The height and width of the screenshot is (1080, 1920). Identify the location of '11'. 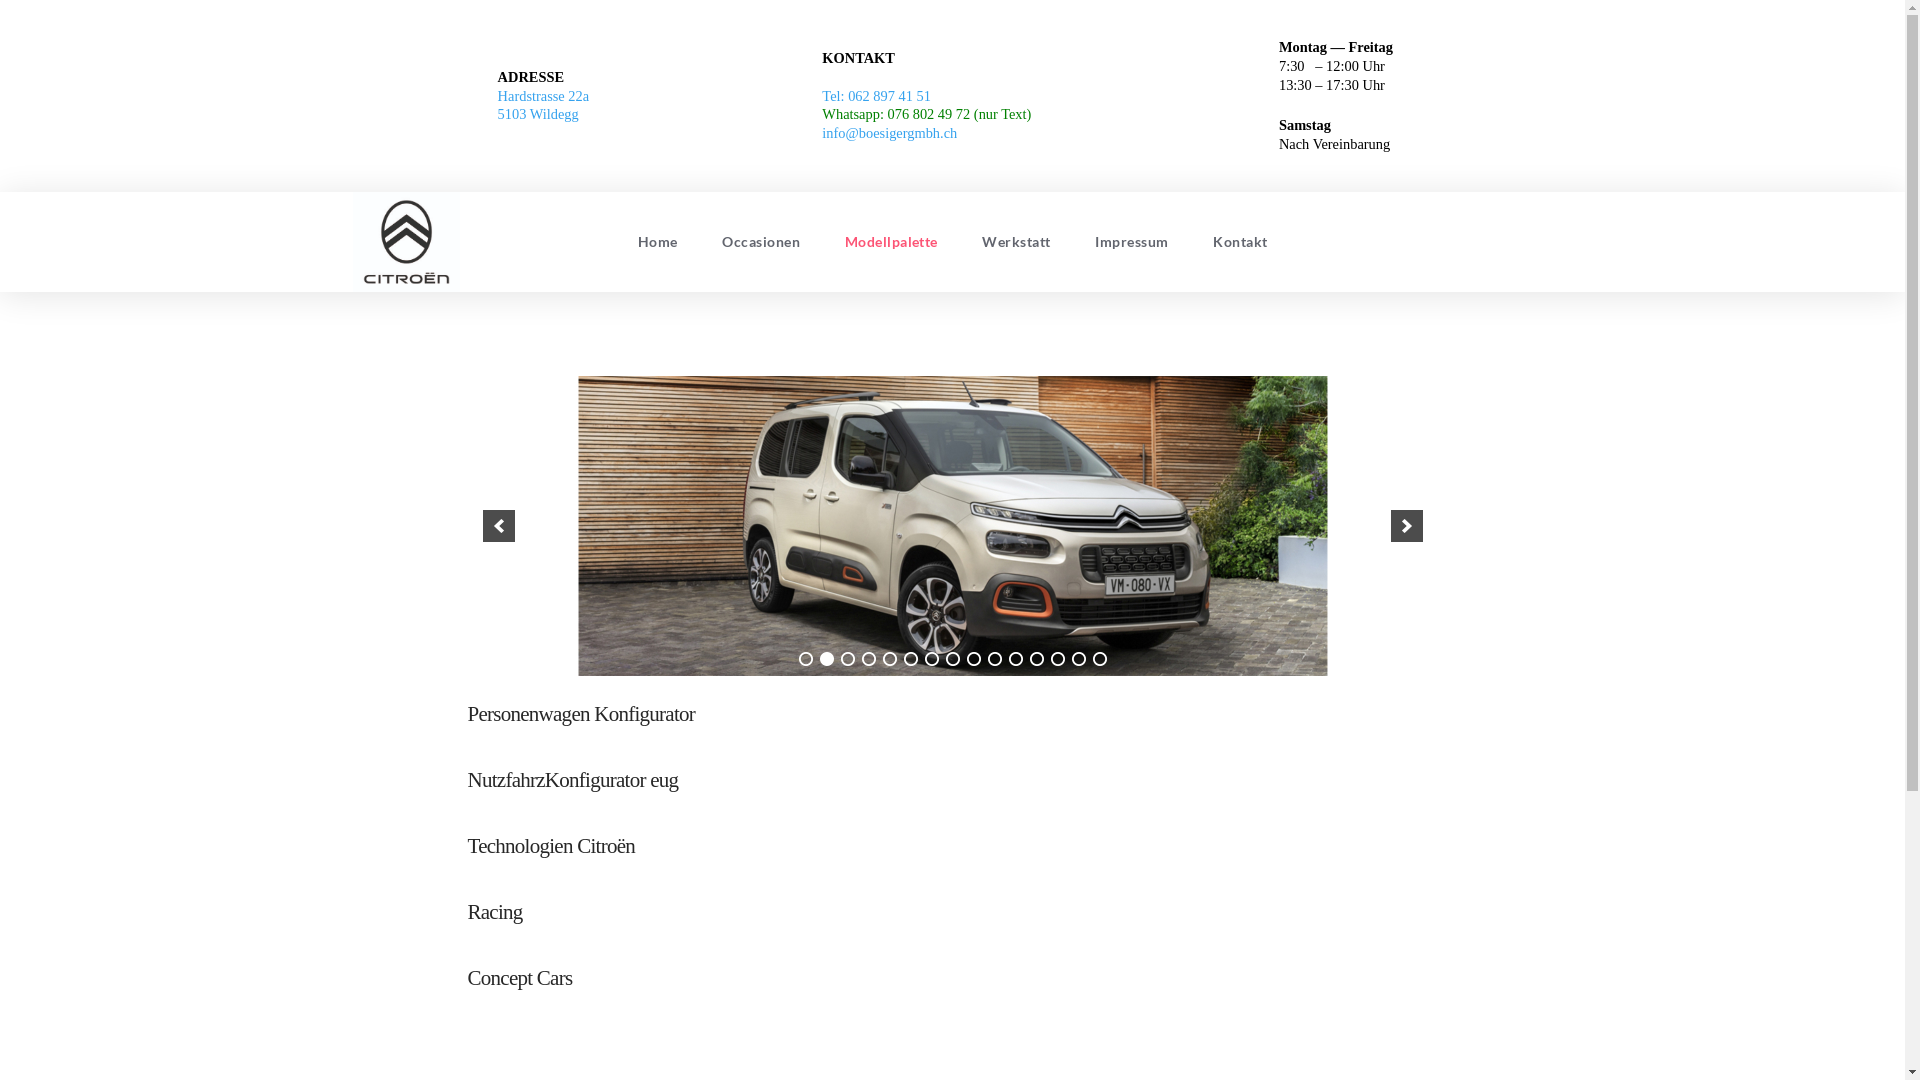
(1014, 659).